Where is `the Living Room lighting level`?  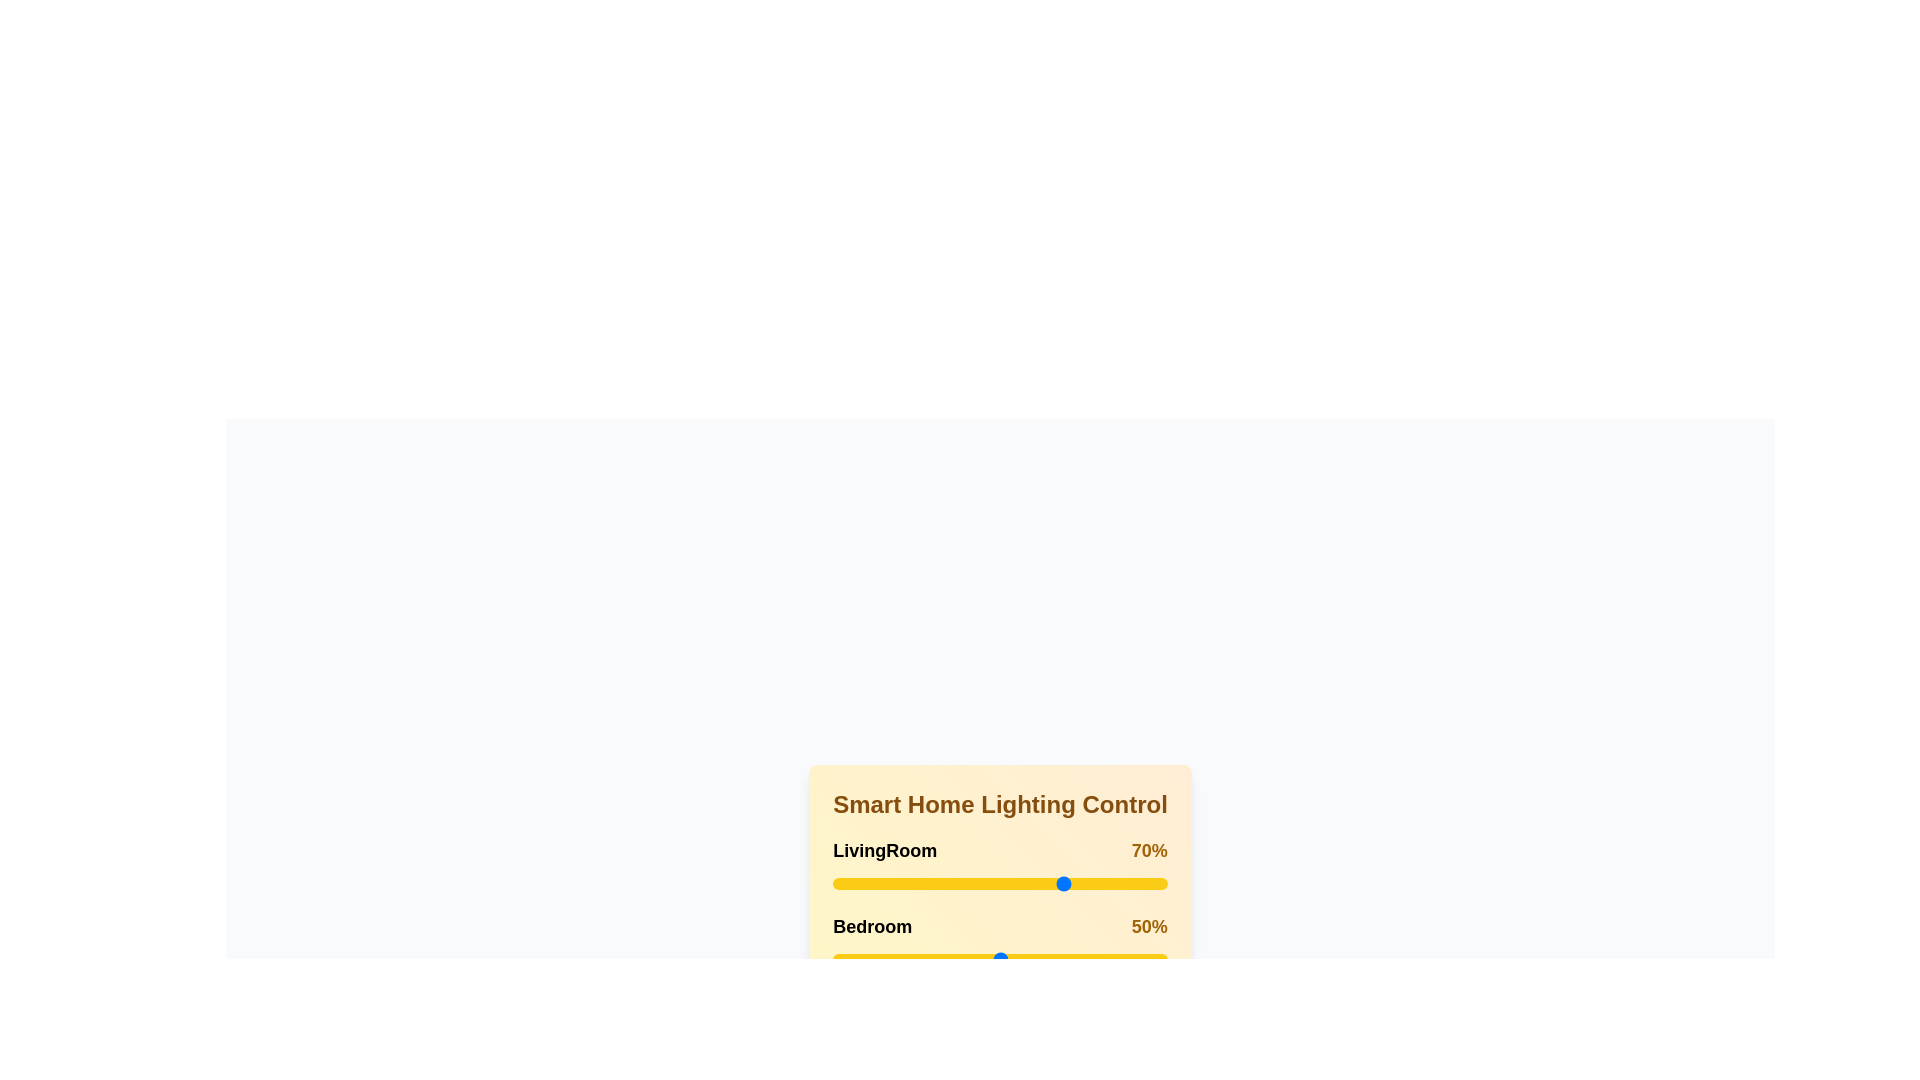 the Living Room lighting level is located at coordinates (1115, 882).